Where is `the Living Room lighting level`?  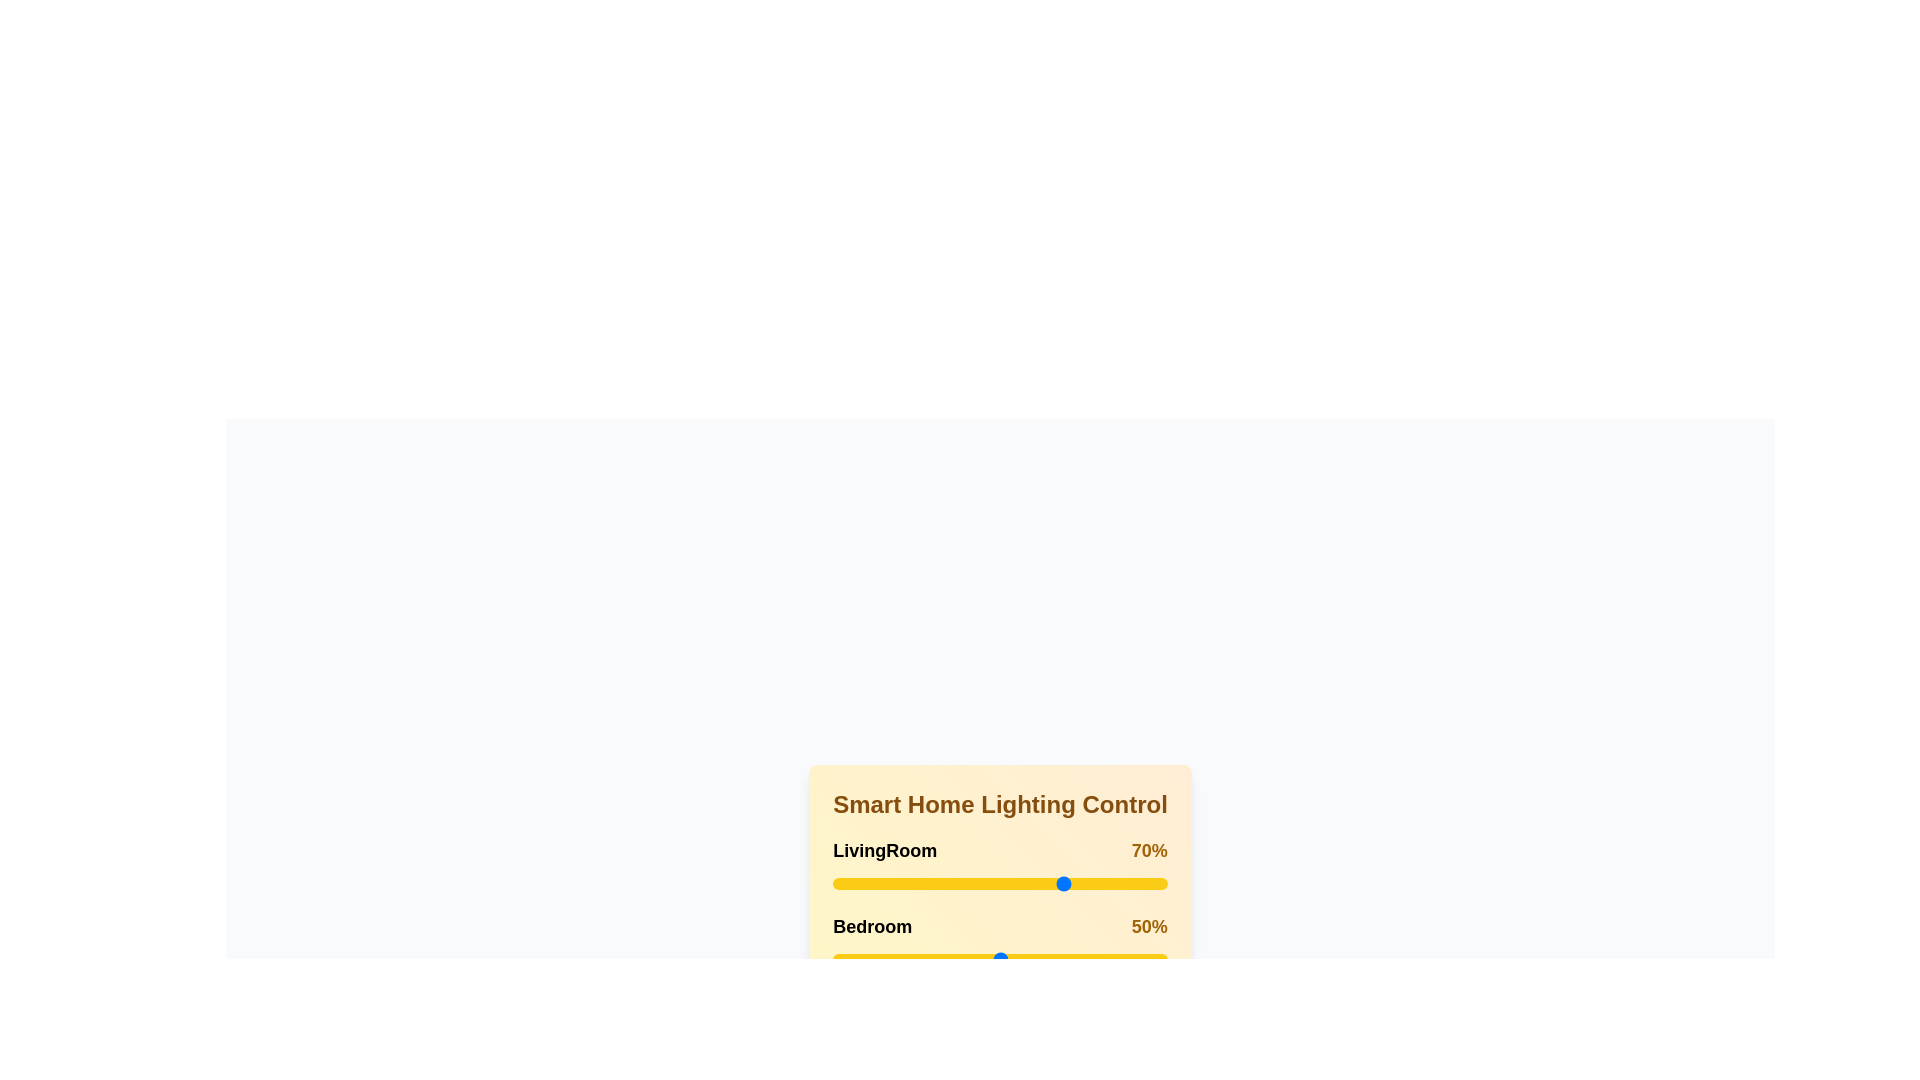 the Living Room lighting level is located at coordinates (1115, 882).